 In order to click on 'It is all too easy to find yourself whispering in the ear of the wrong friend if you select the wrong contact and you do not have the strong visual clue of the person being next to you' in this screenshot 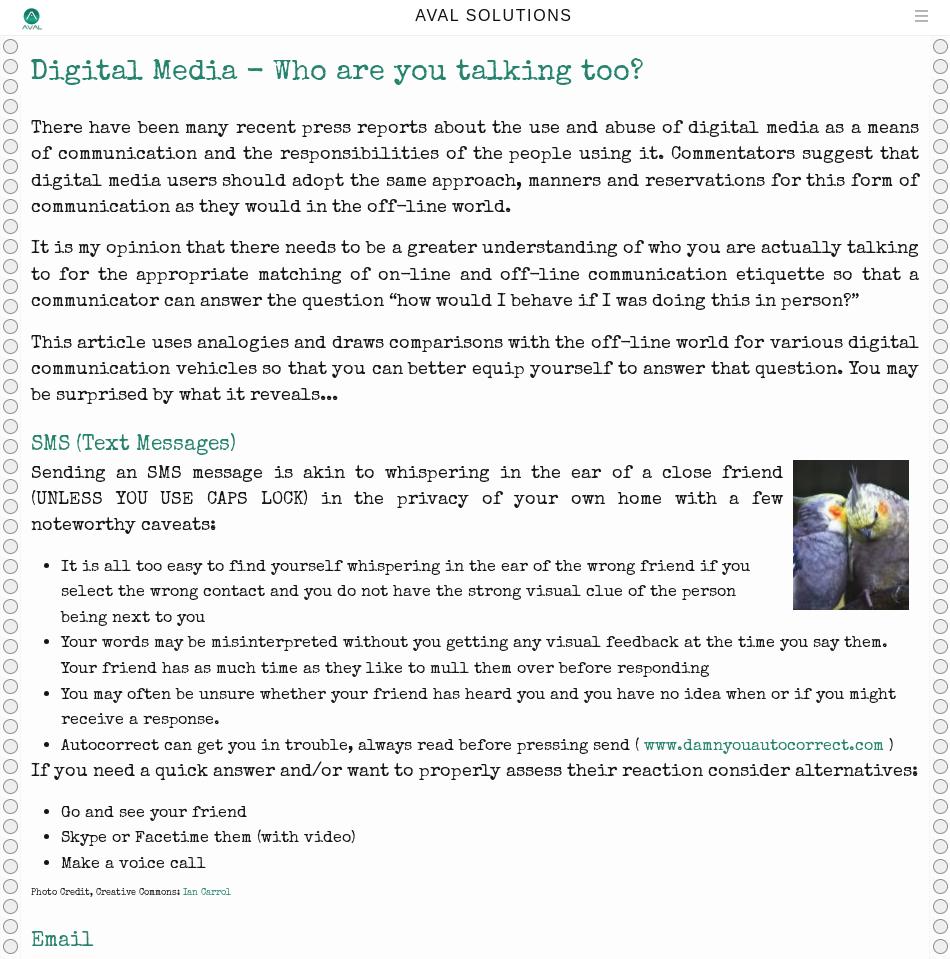, I will do `click(404, 589)`.